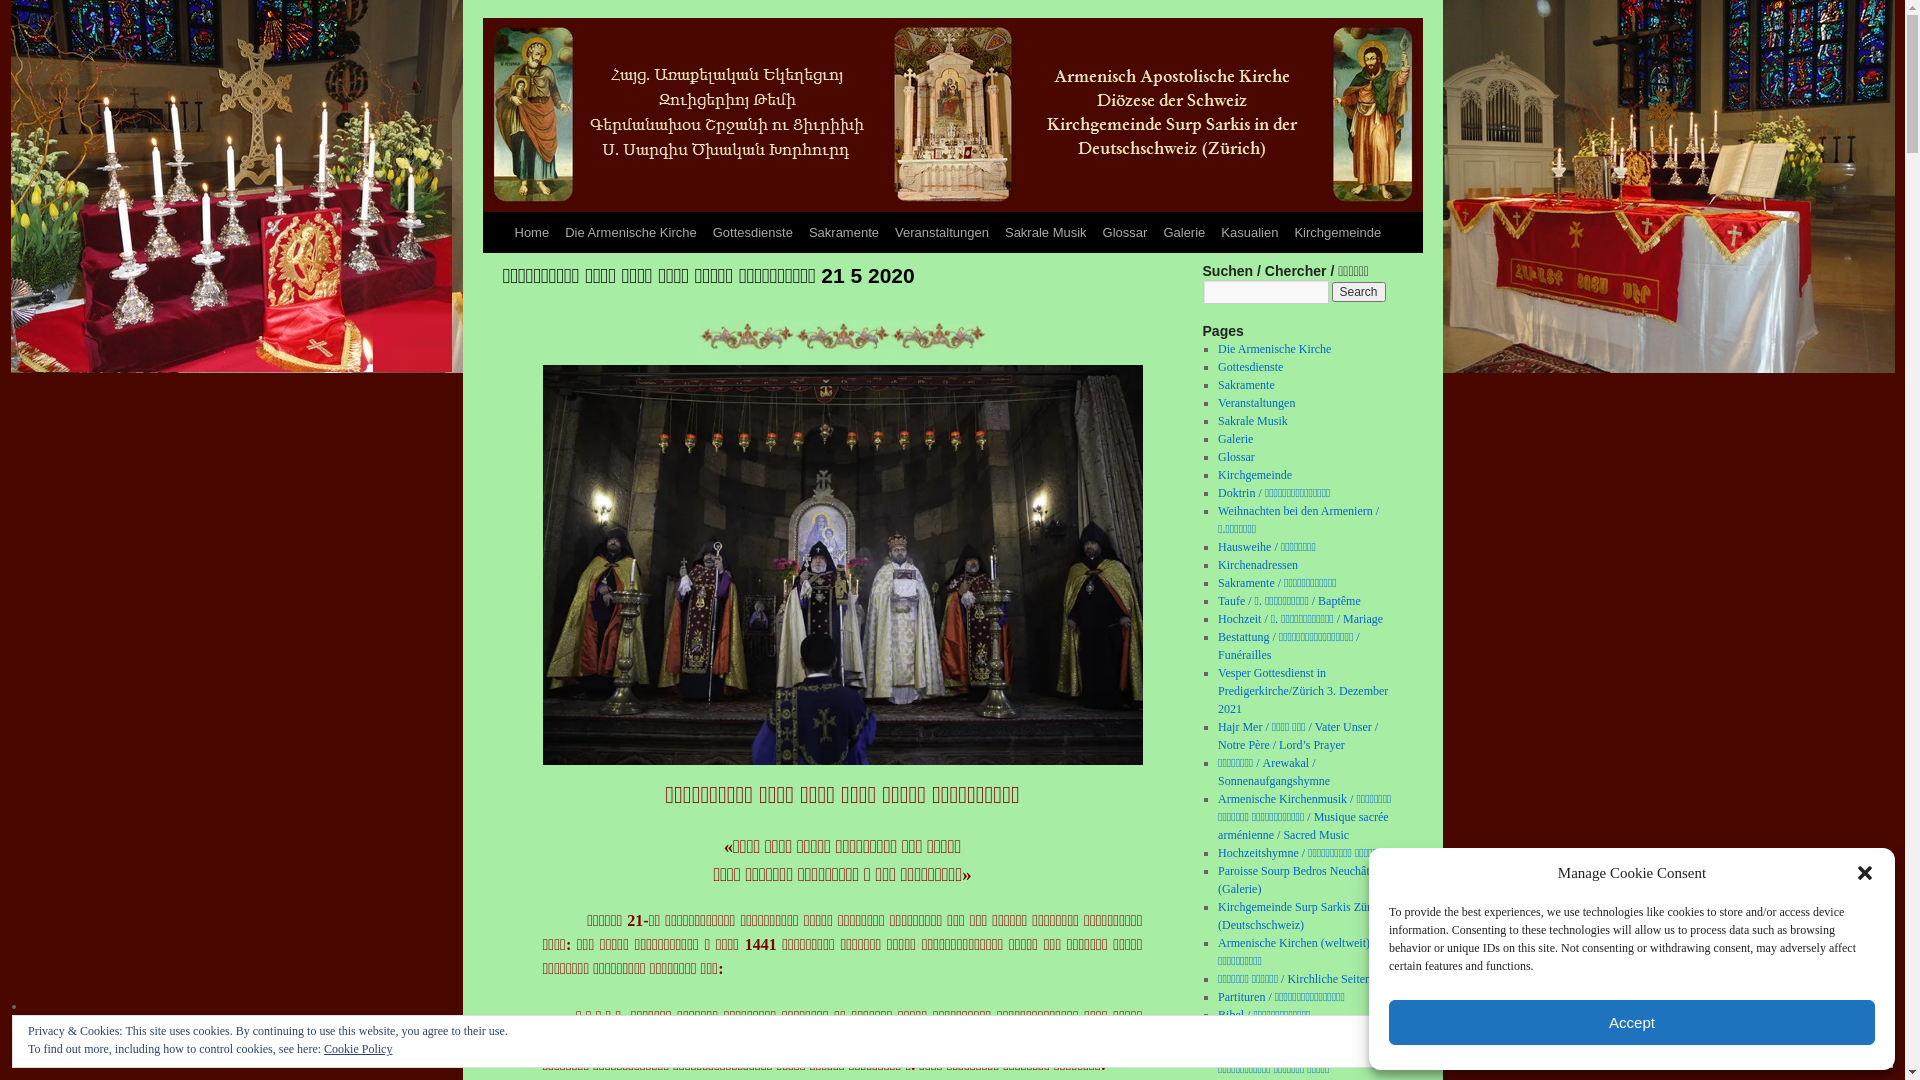 The width and height of the screenshot is (1920, 1080). I want to click on 'Galerie', so click(1155, 231).